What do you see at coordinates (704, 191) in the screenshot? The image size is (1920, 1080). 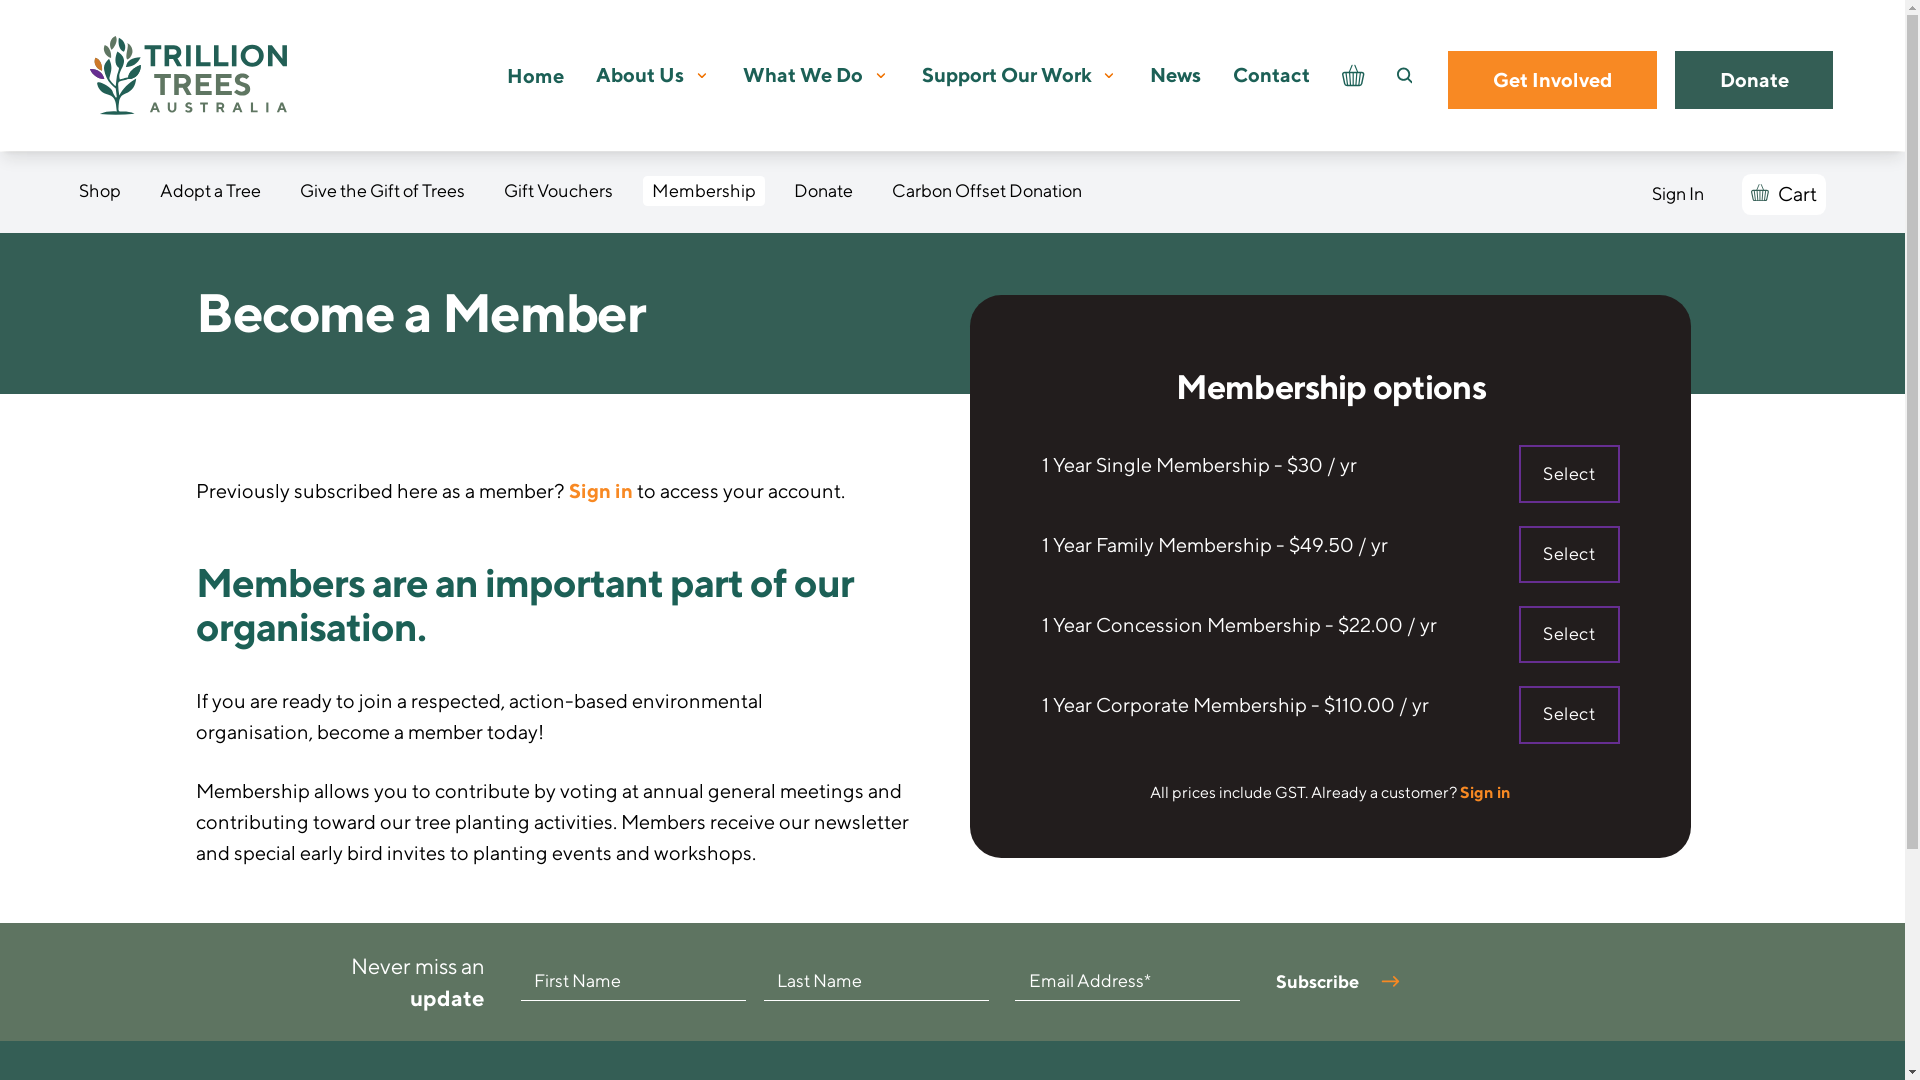 I see `'Membership'` at bounding box center [704, 191].